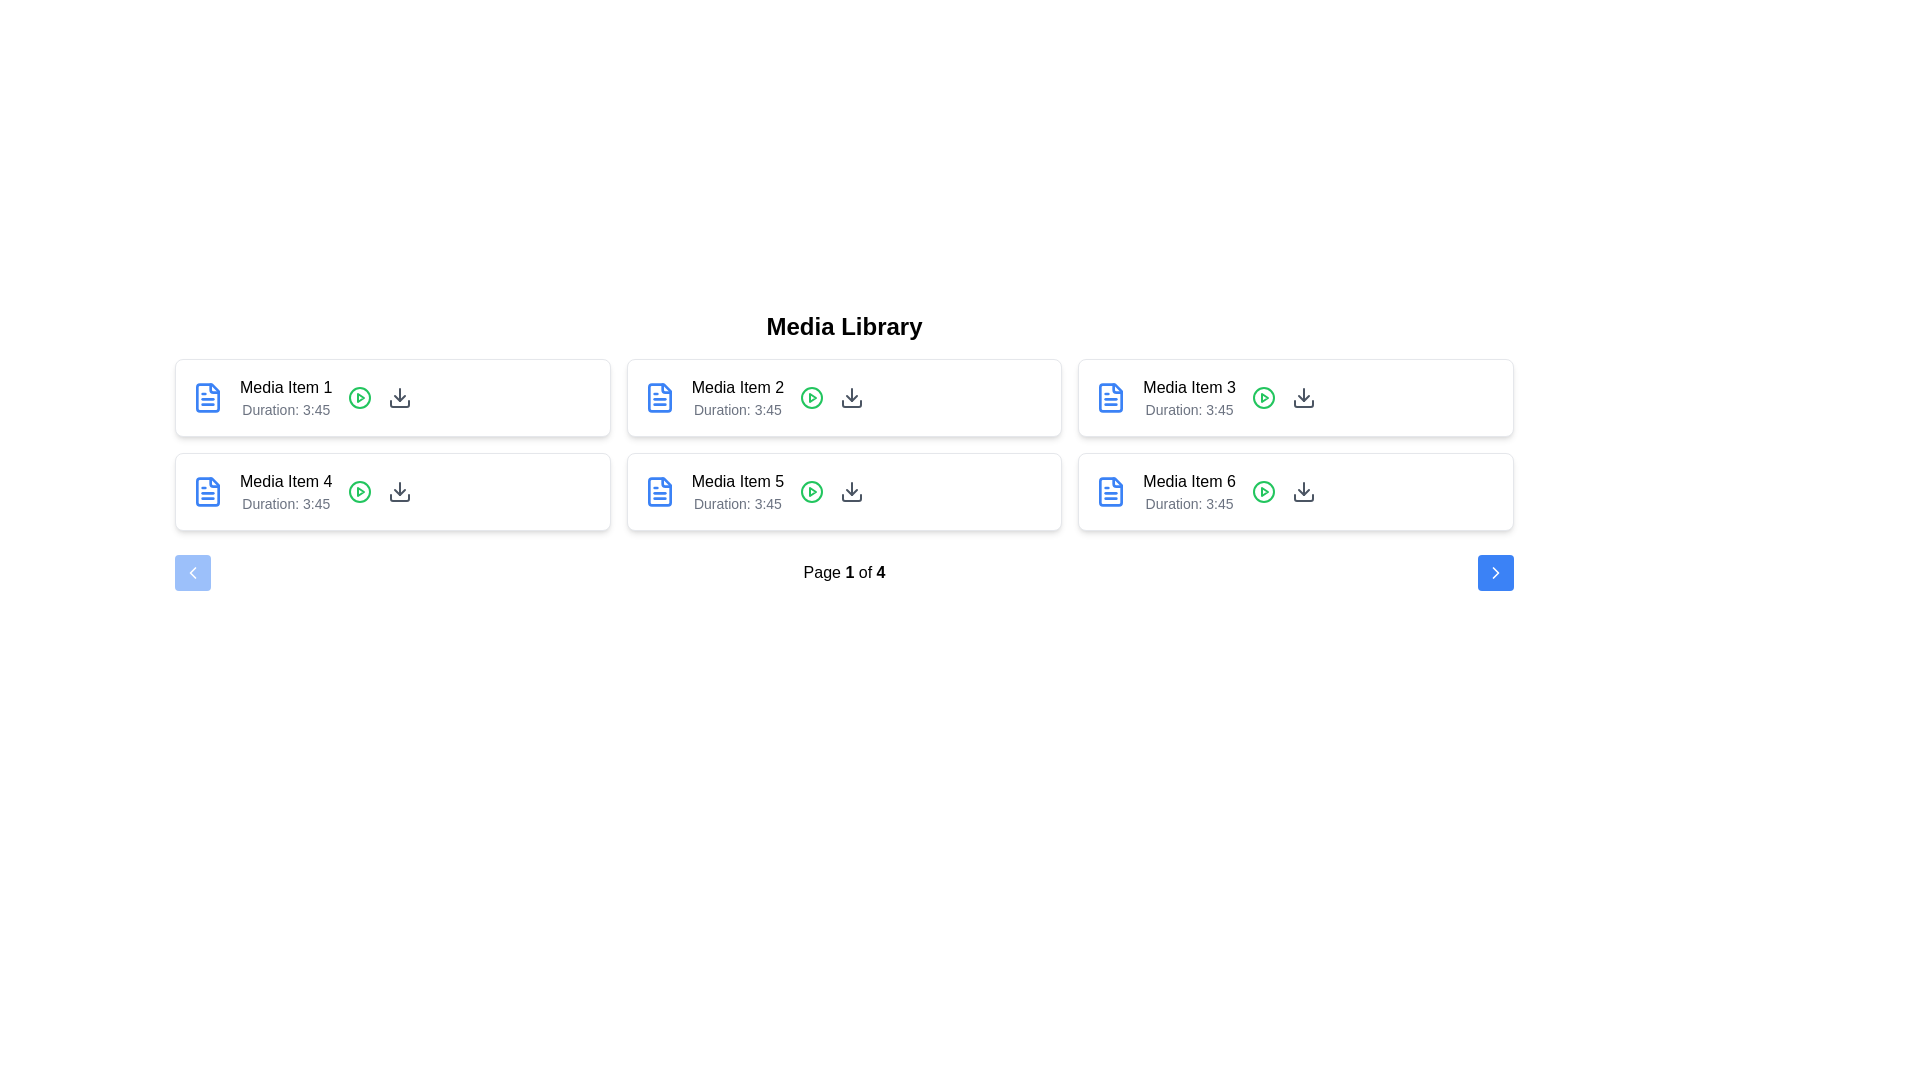 This screenshot has width=1920, height=1080. What do you see at coordinates (1496, 573) in the screenshot?
I see `the 'Next Page' button located in the bottom-right corner of the interface` at bounding box center [1496, 573].